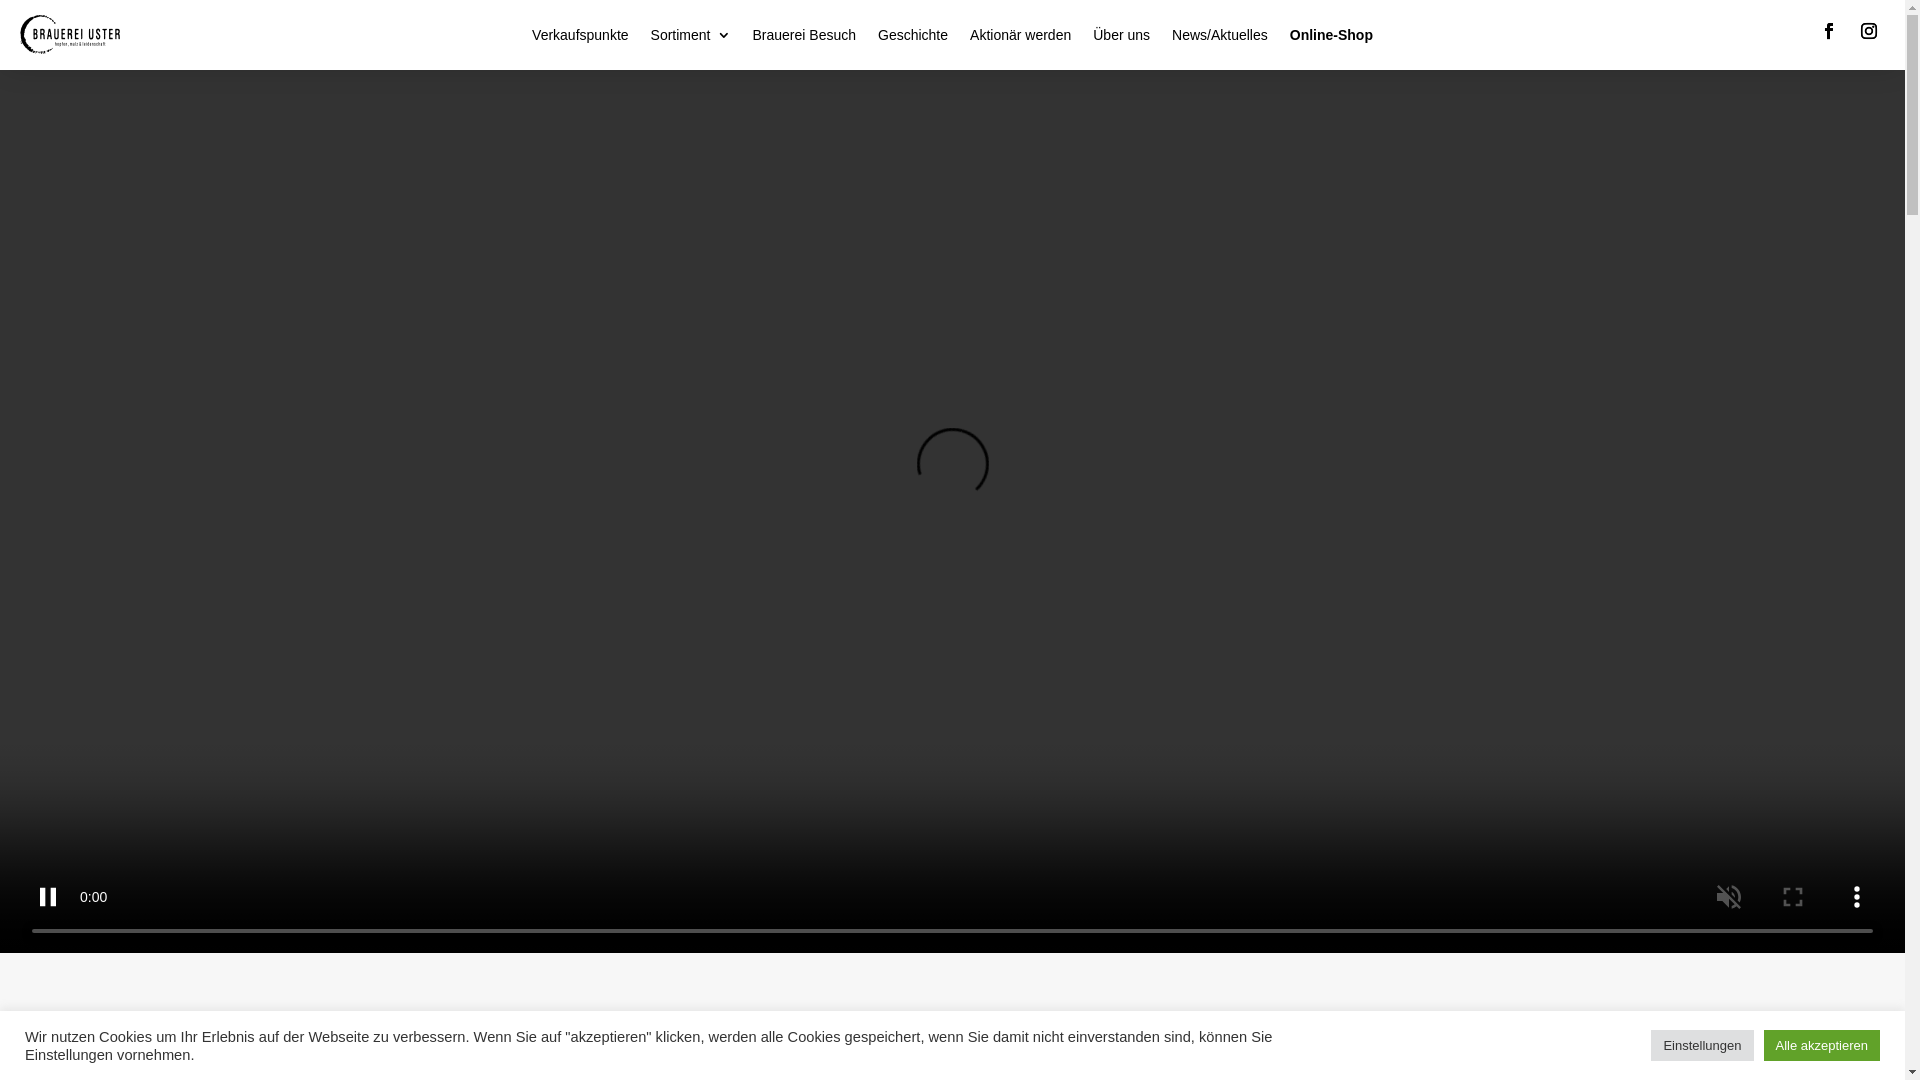  What do you see at coordinates (1218, 38) in the screenshot?
I see `'News/Aktuelles'` at bounding box center [1218, 38].